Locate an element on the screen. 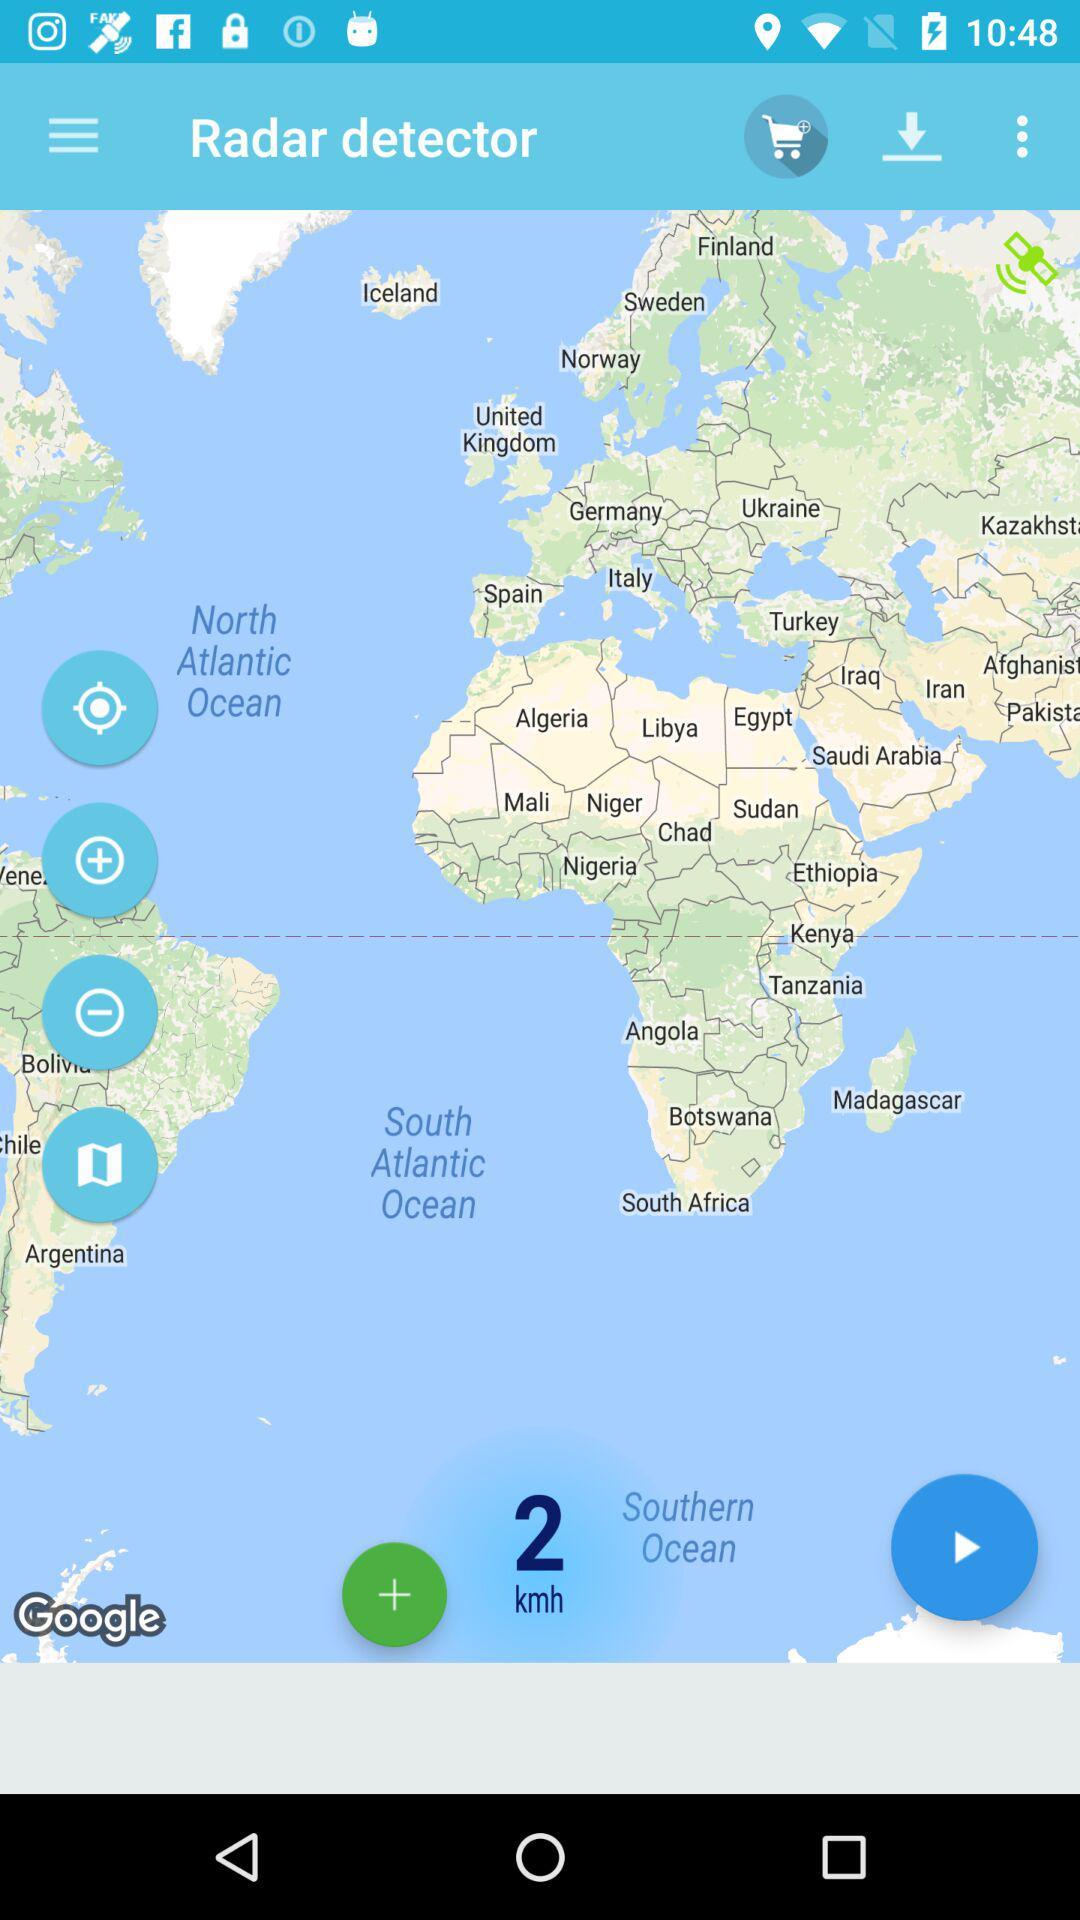  the add icon is located at coordinates (99, 860).